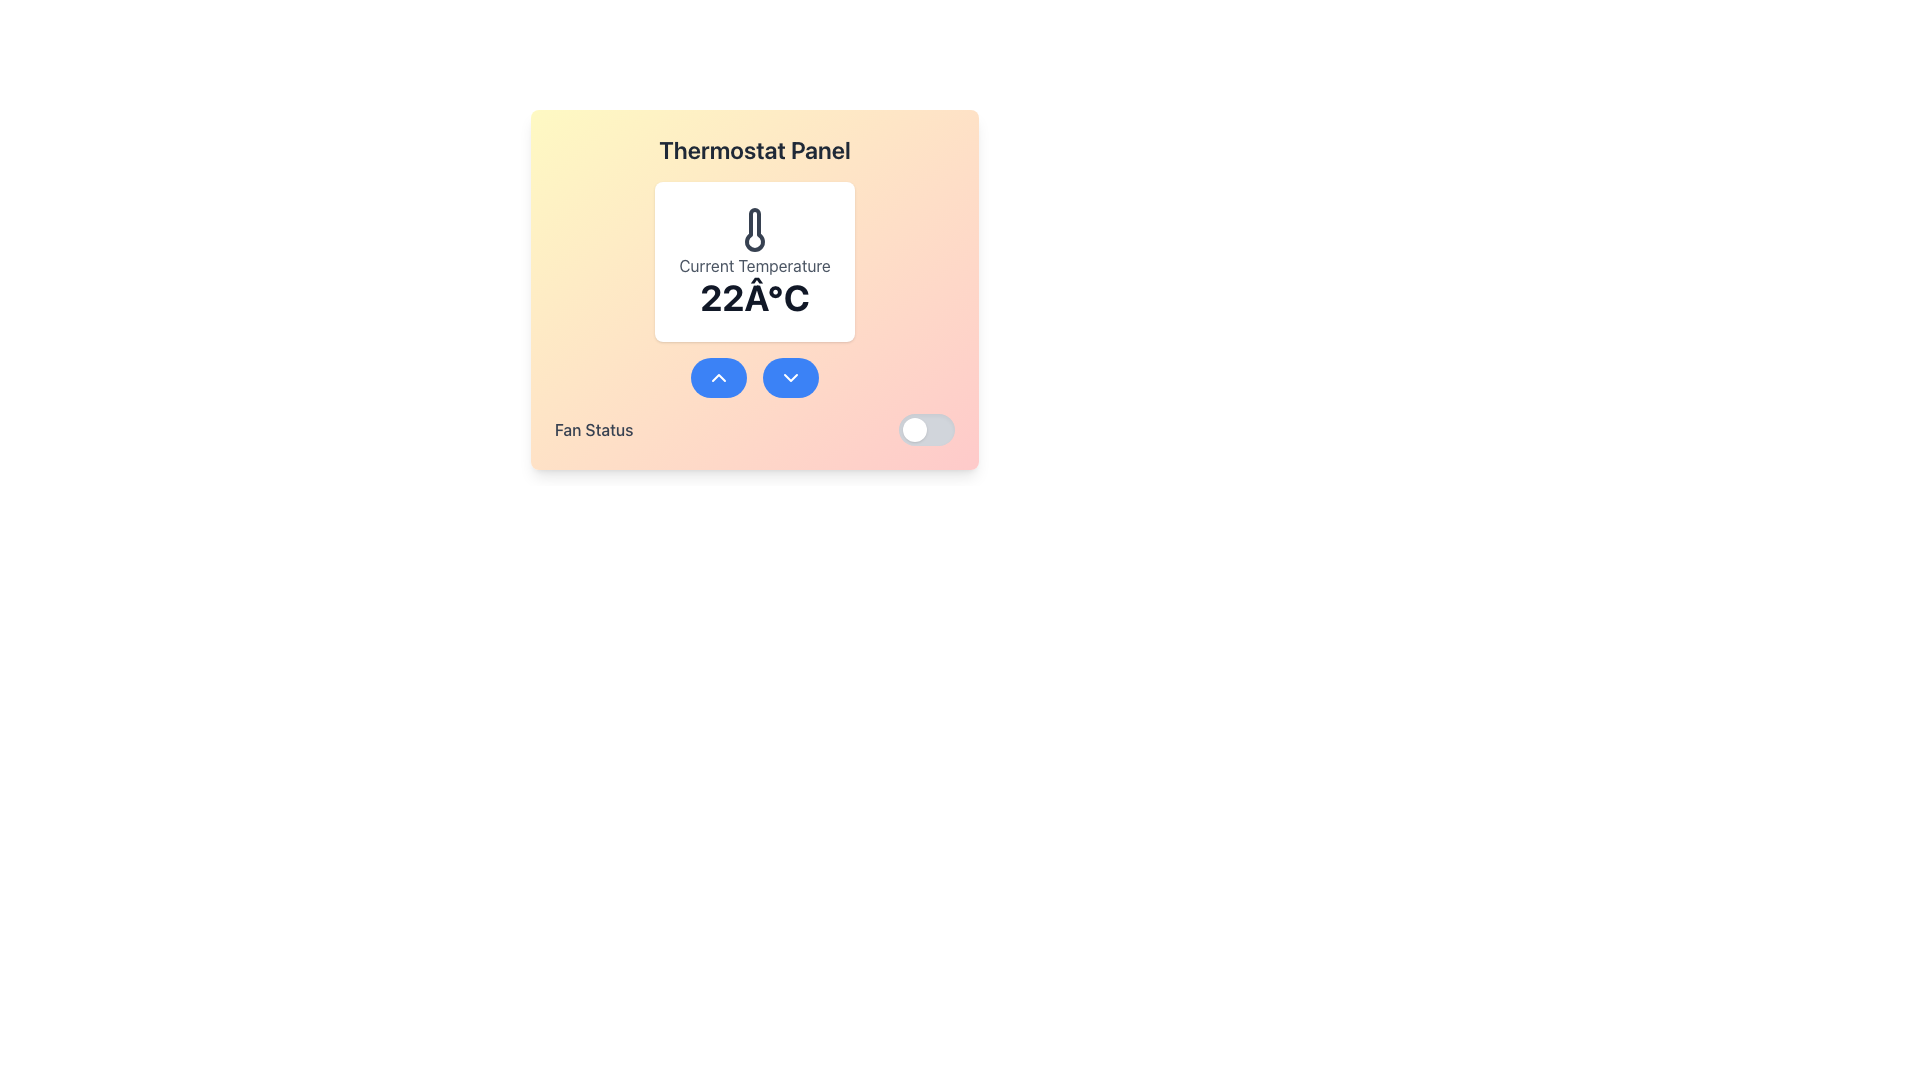 The height and width of the screenshot is (1080, 1920). What do you see at coordinates (914, 428) in the screenshot?
I see `the leftmost toggle switch handle` at bounding box center [914, 428].